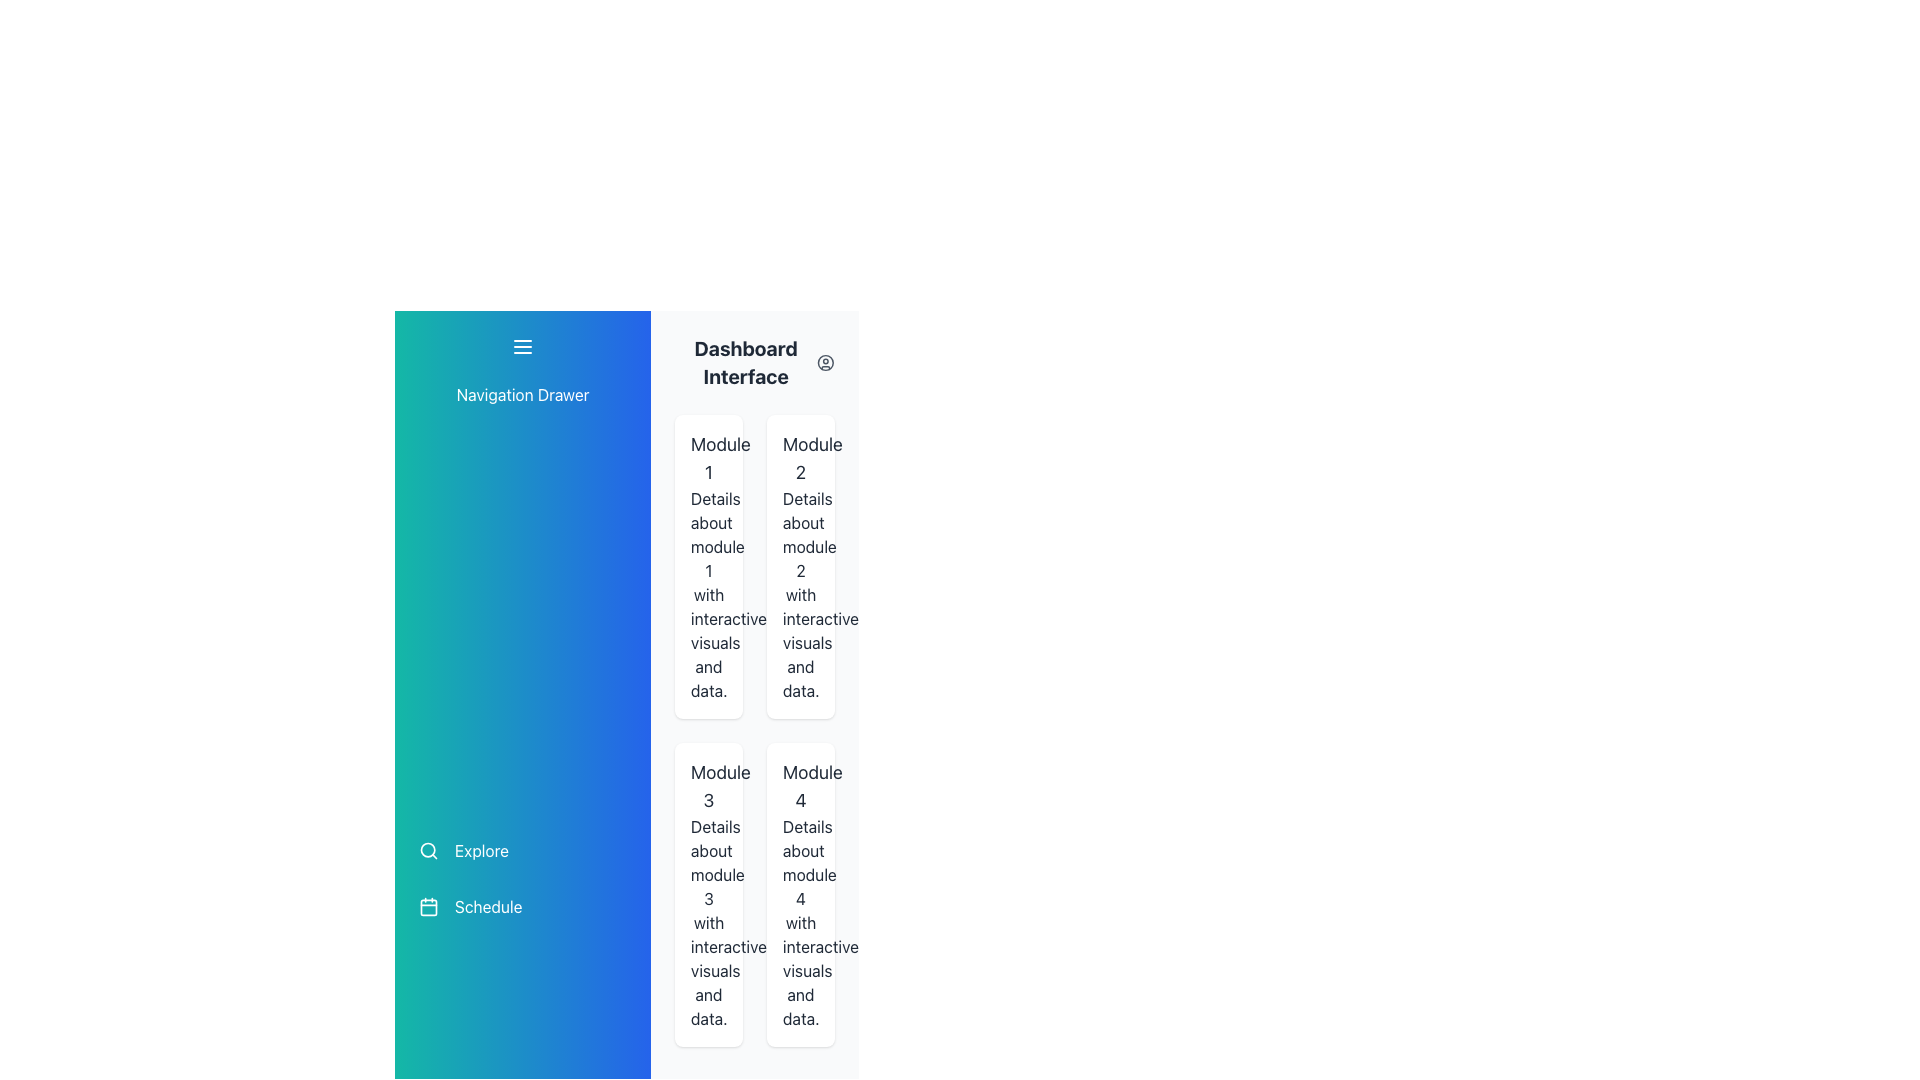 Image resolution: width=1920 pixels, height=1080 pixels. What do you see at coordinates (427, 906) in the screenshot?
I see `the largest rectangular component of the calendar icon, which is an SVG graphical element with rounded corners` at bounding box center [427, 906].